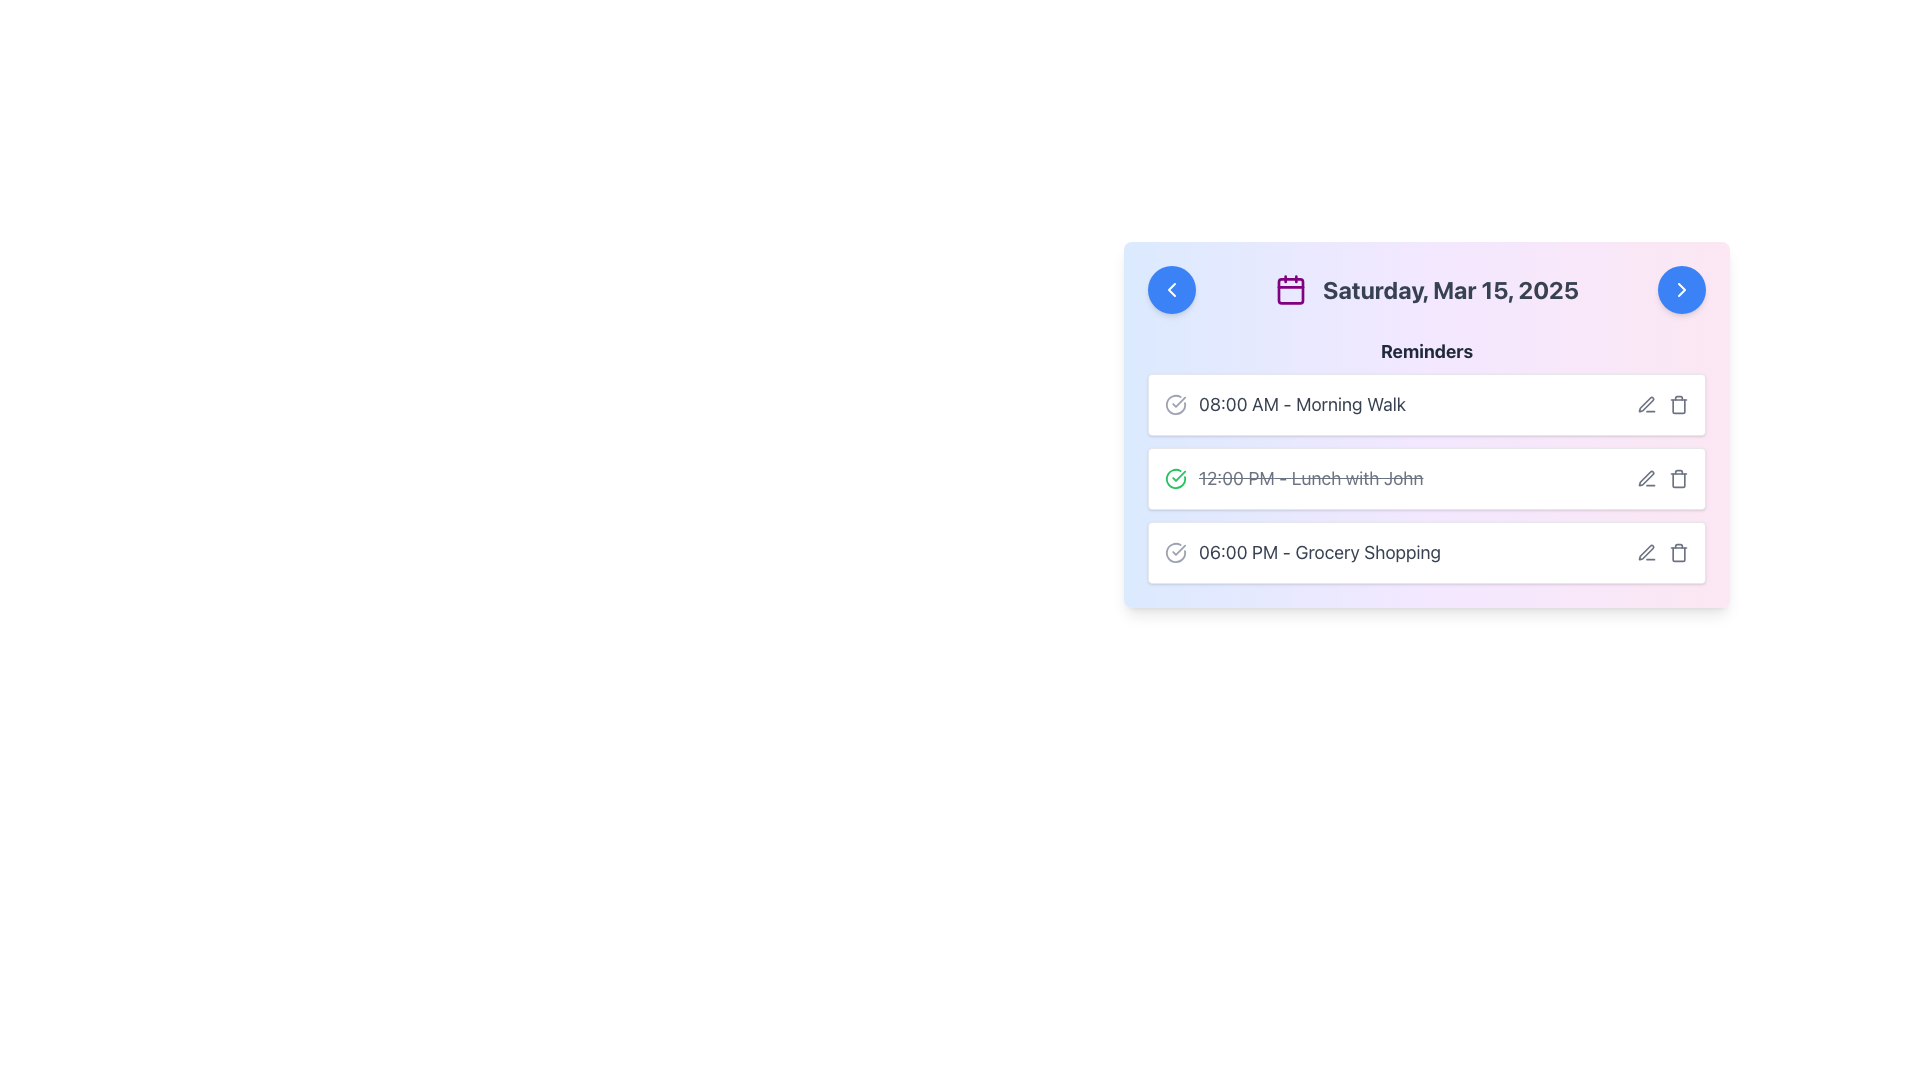 The image size is (1920, 1080). What do you see at coordinates (1302, 552) in the screenshot?
I see `the check mark icon next to the text '06:00 PM - Grocery Shopping' to mark this grocery shopping event as completed` at bounding box center [1302, 552].